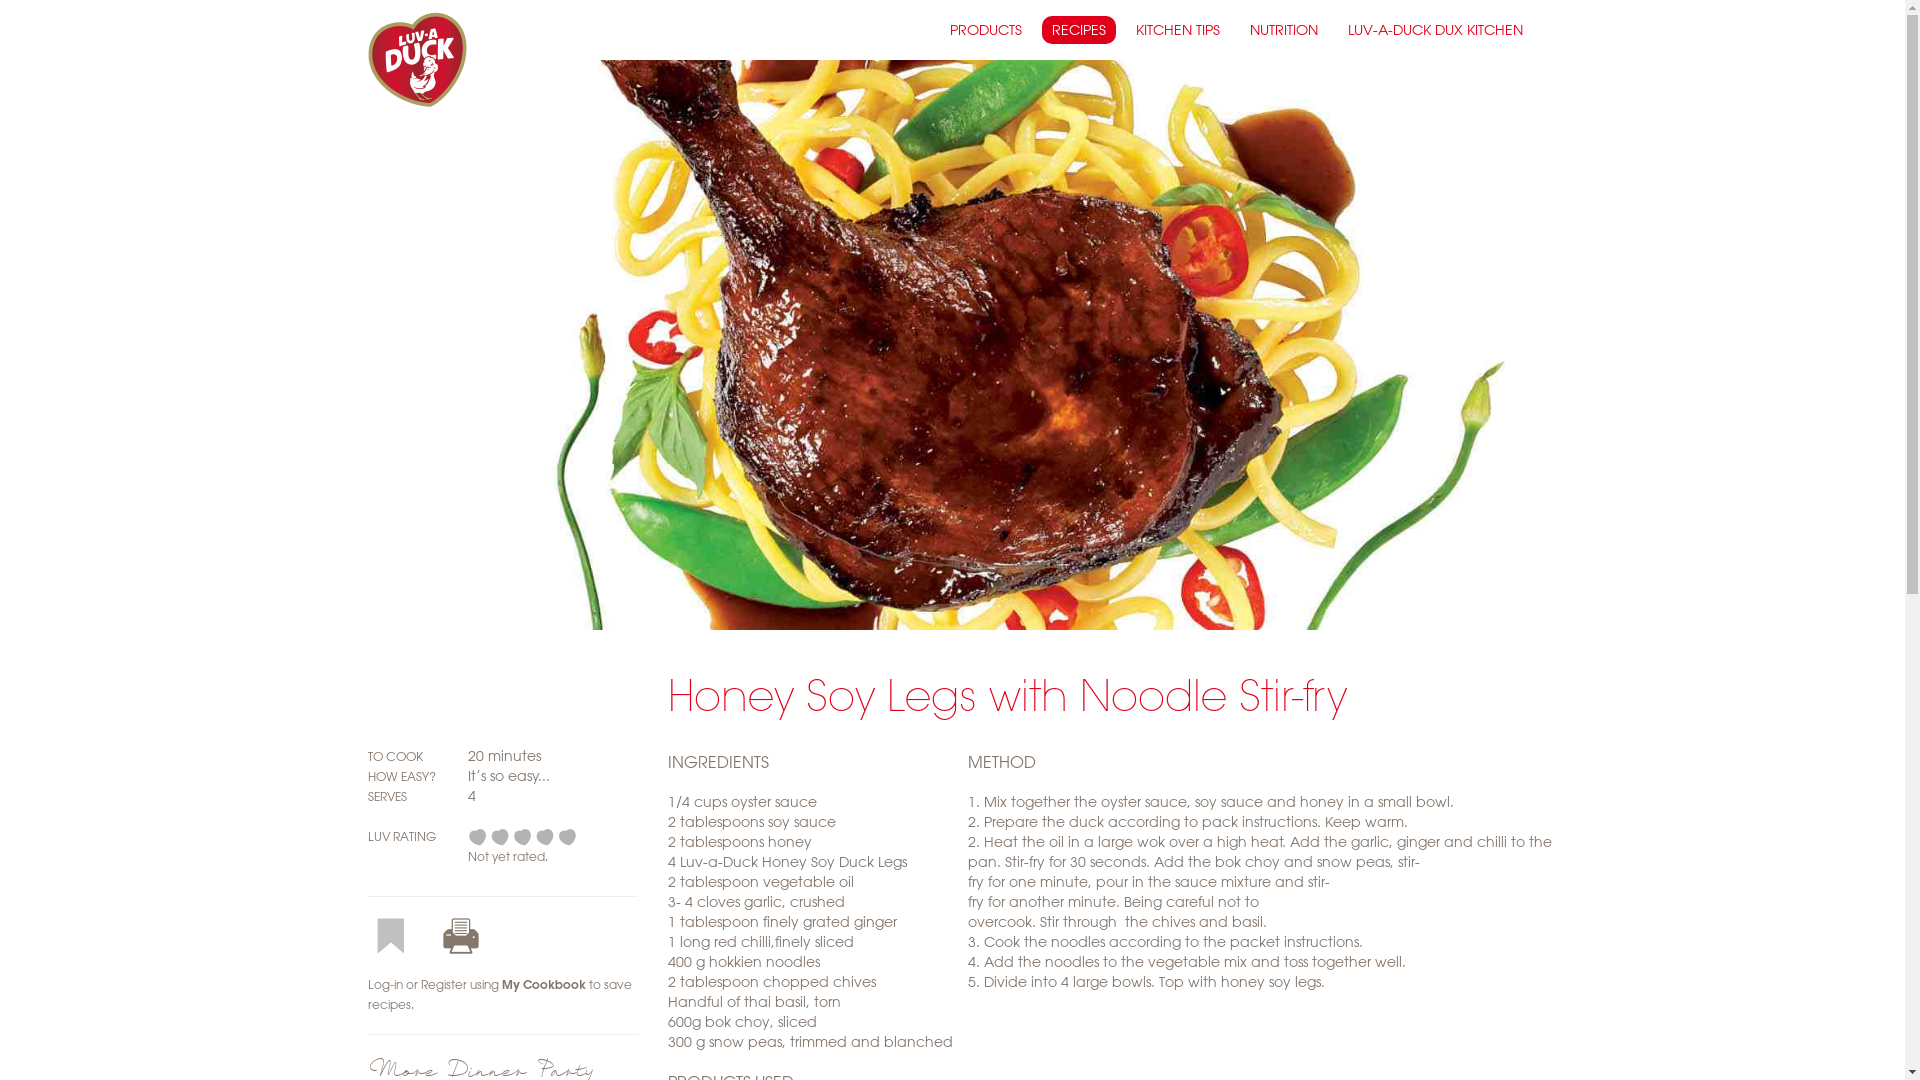 This screenshot has height=1080, width=1920. Describe the element at coordinates (1177, 30) in the screenshot. I see `'KITCHEN TIPS'` at that location.